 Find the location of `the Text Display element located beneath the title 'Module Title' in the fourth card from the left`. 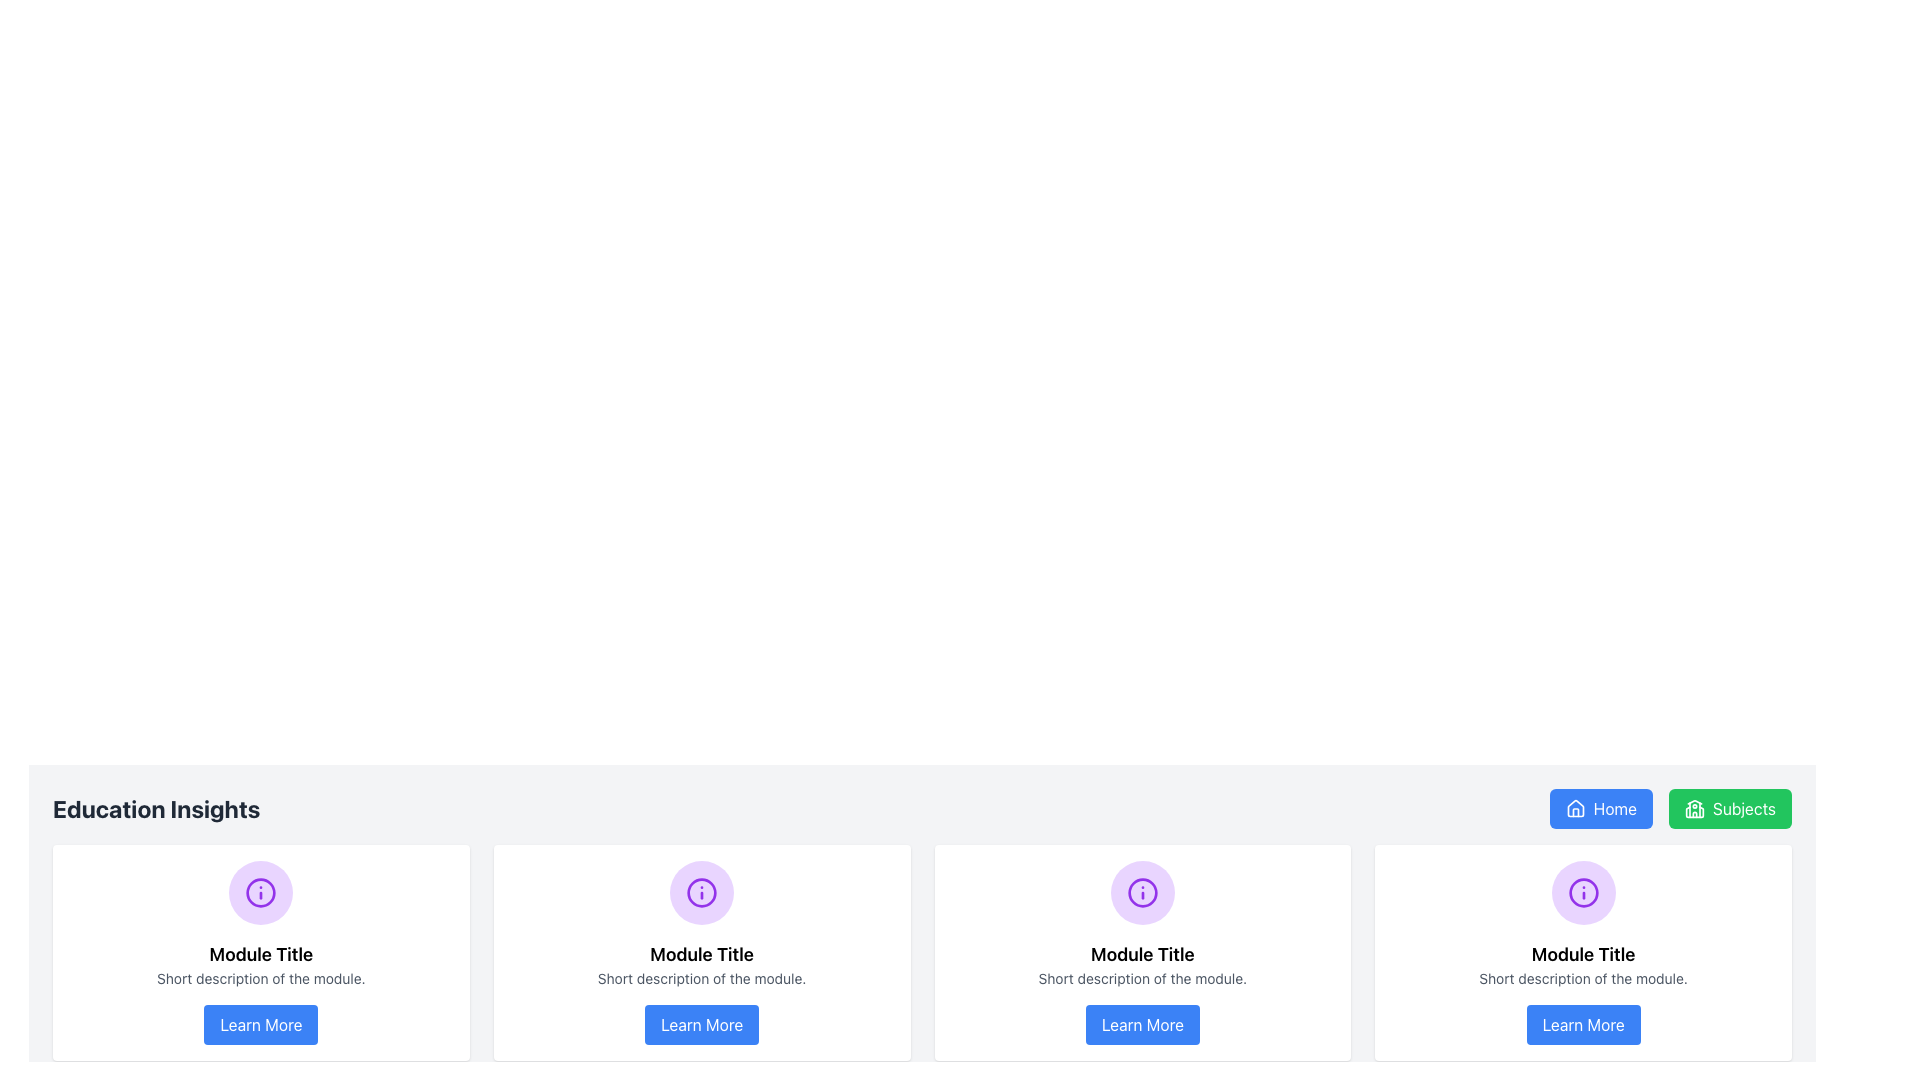

the Text Display element located beneath the title 'Module Title' in the fourth card from the left is located at coordinates (1582, 978).